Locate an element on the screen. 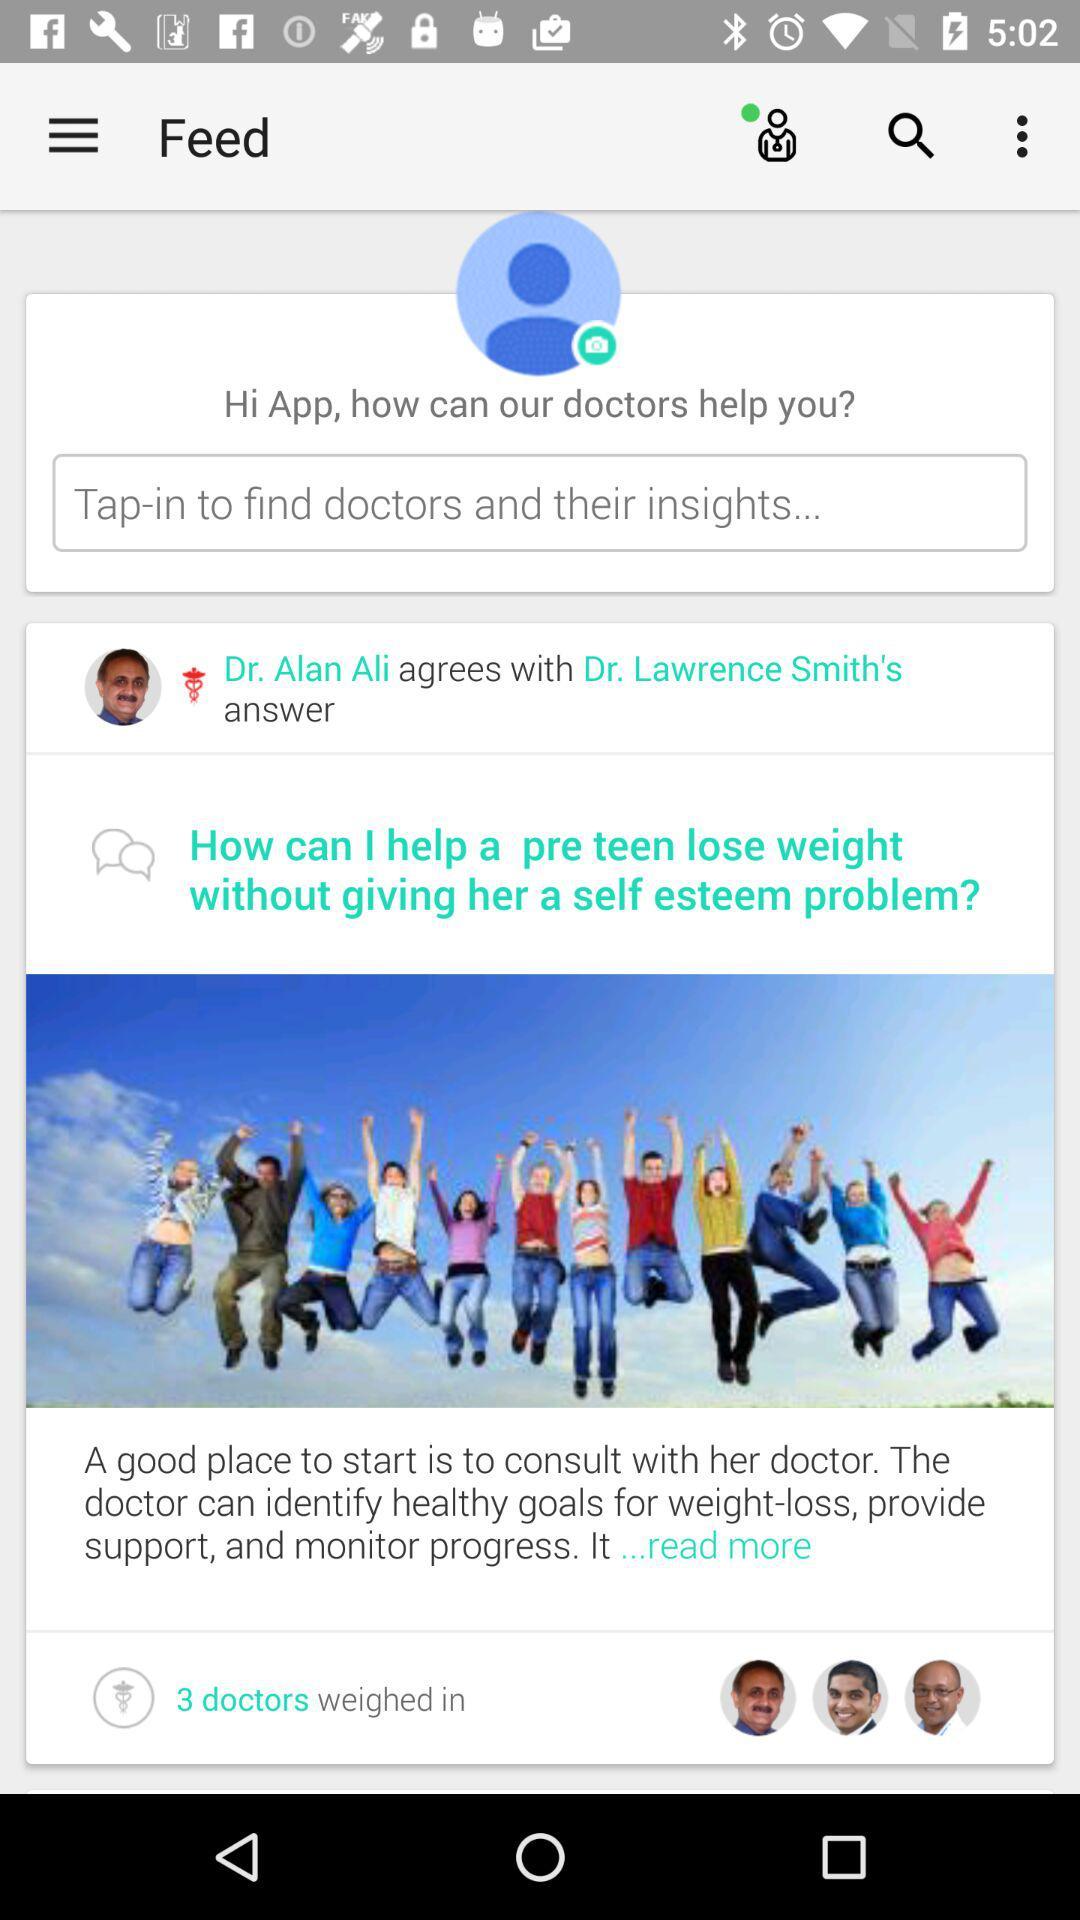  item above the how can i item is located at coordinates (608, 687).